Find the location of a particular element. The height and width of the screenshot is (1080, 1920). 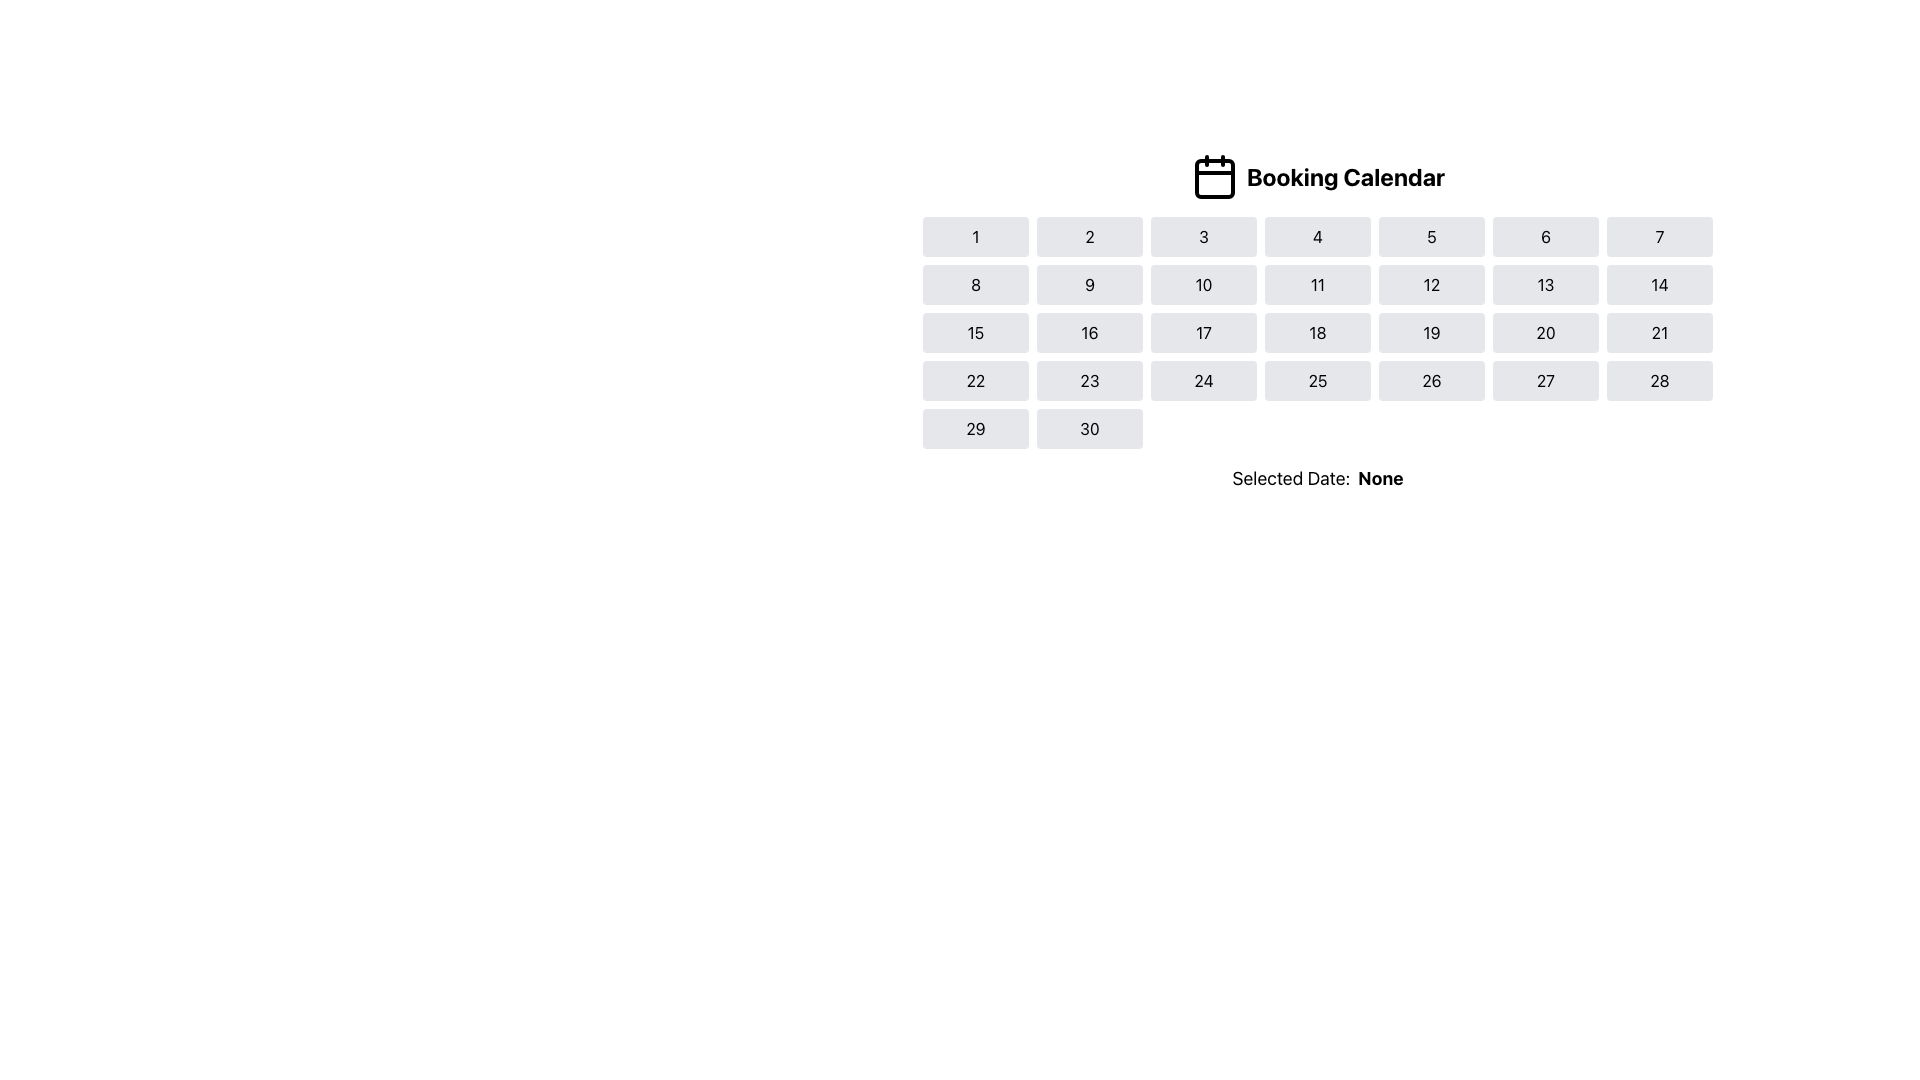

the button displaying the number '4' in bold black text, located within the 'Booking Calendar' grid layout is located at coordinates (1318, 235).